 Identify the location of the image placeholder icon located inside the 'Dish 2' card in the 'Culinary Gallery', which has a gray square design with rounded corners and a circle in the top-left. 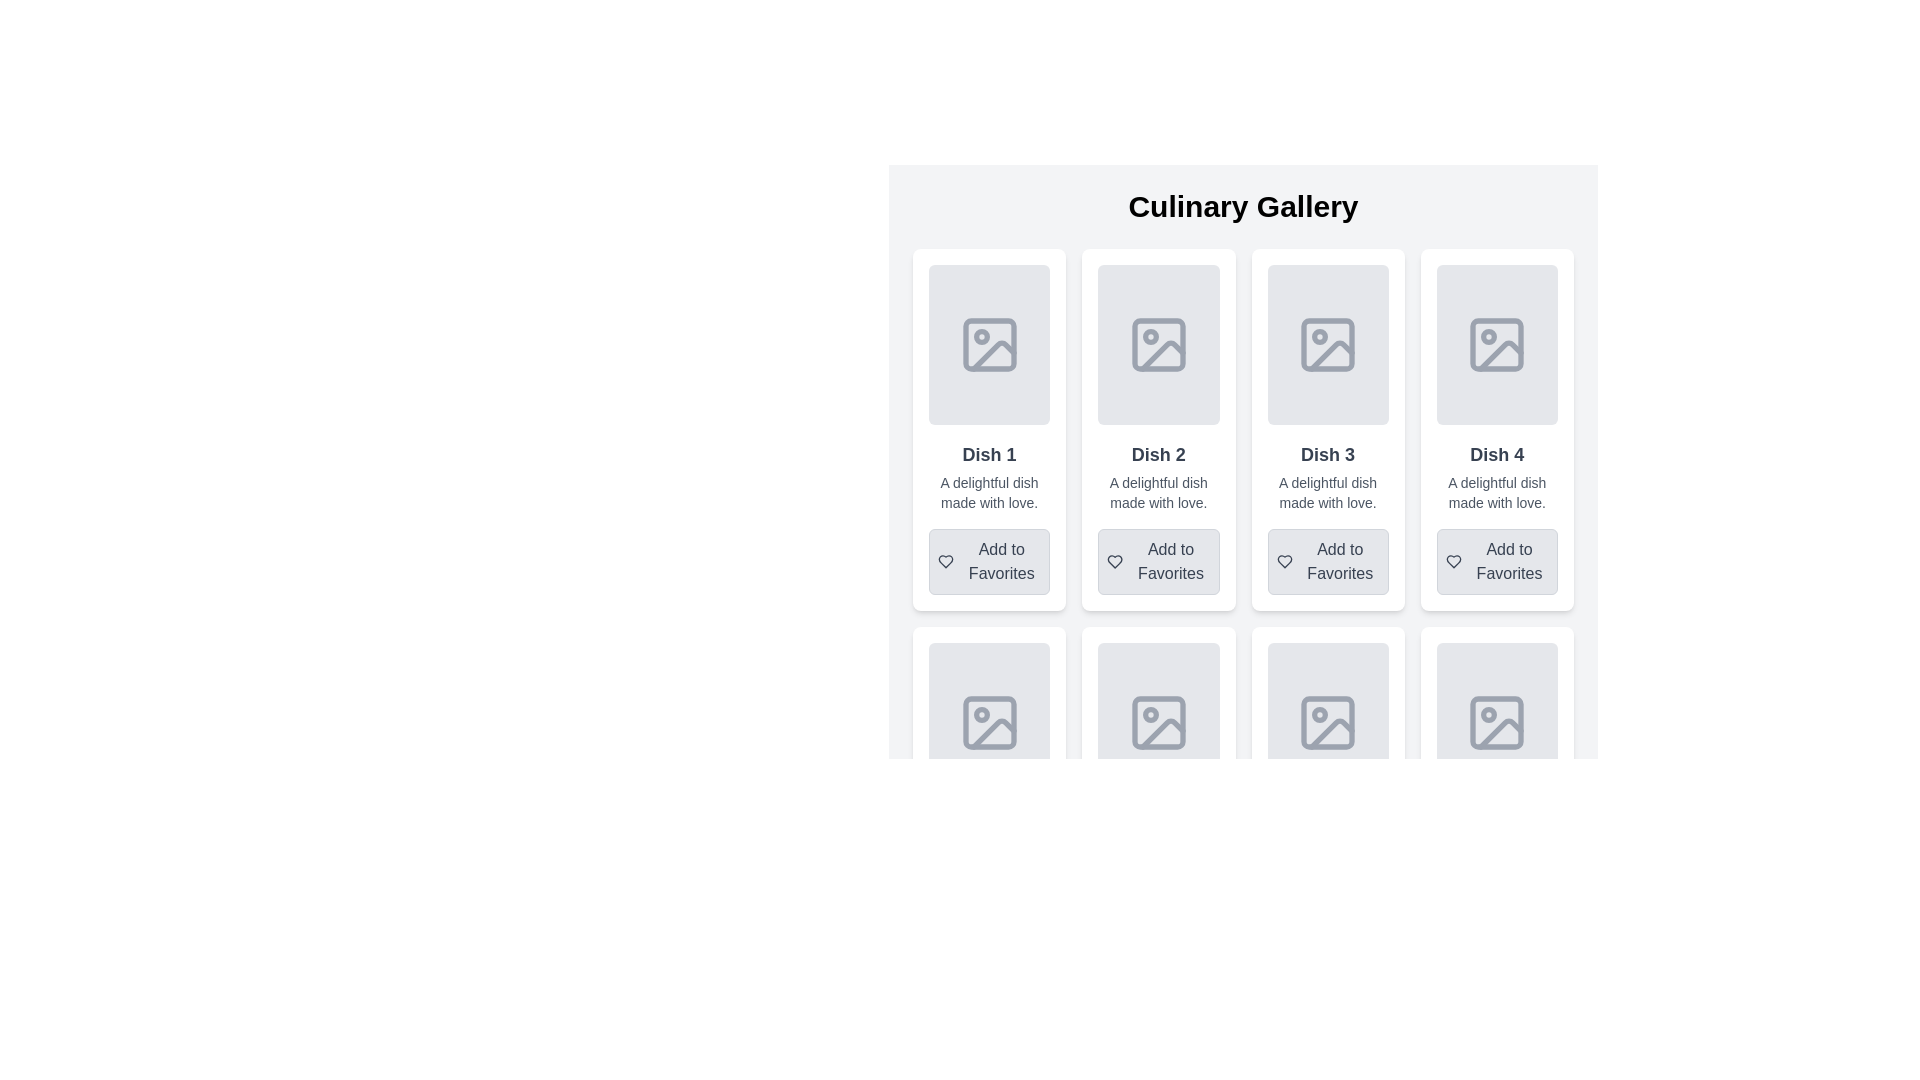
(1158, 343).